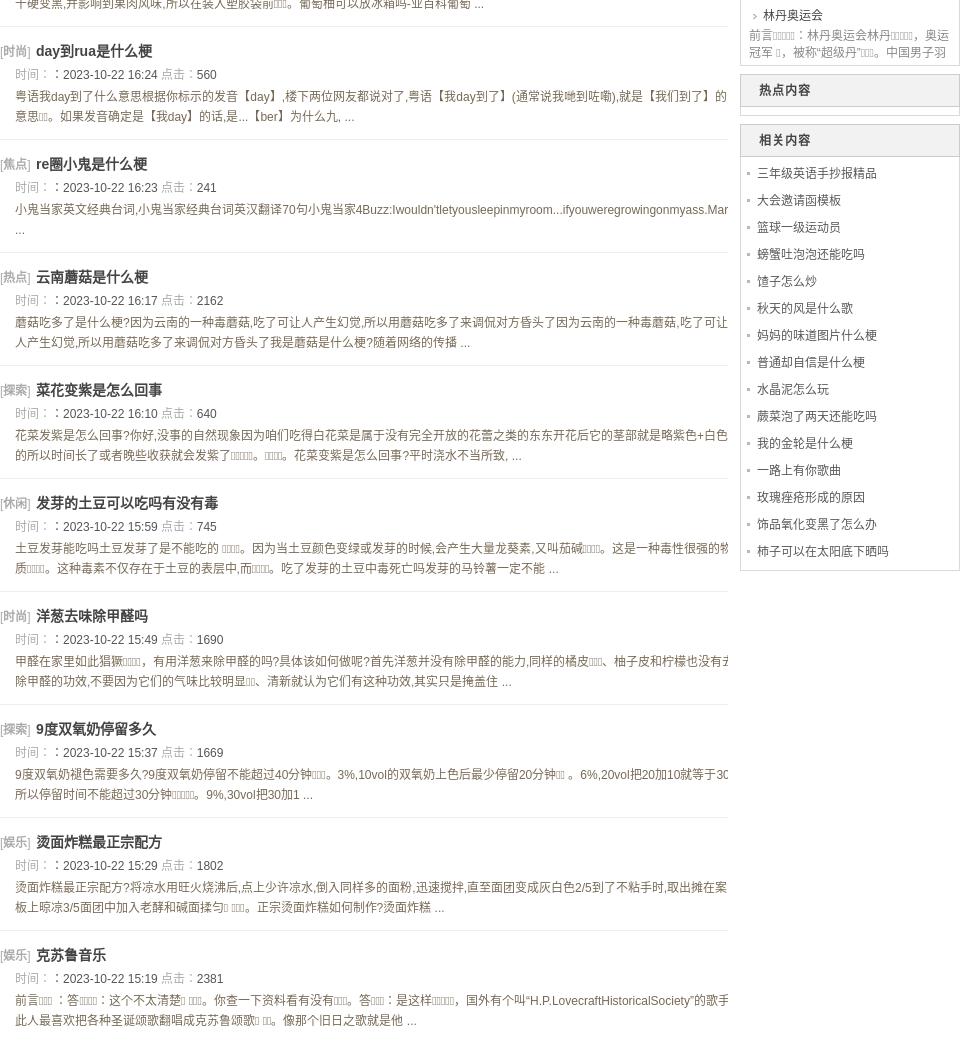 This screenshot has height=1043, width=960. What do you see at coordinates (209, 300) in the screenshot?
I see `'2162'` at bounding box center [209, 300].